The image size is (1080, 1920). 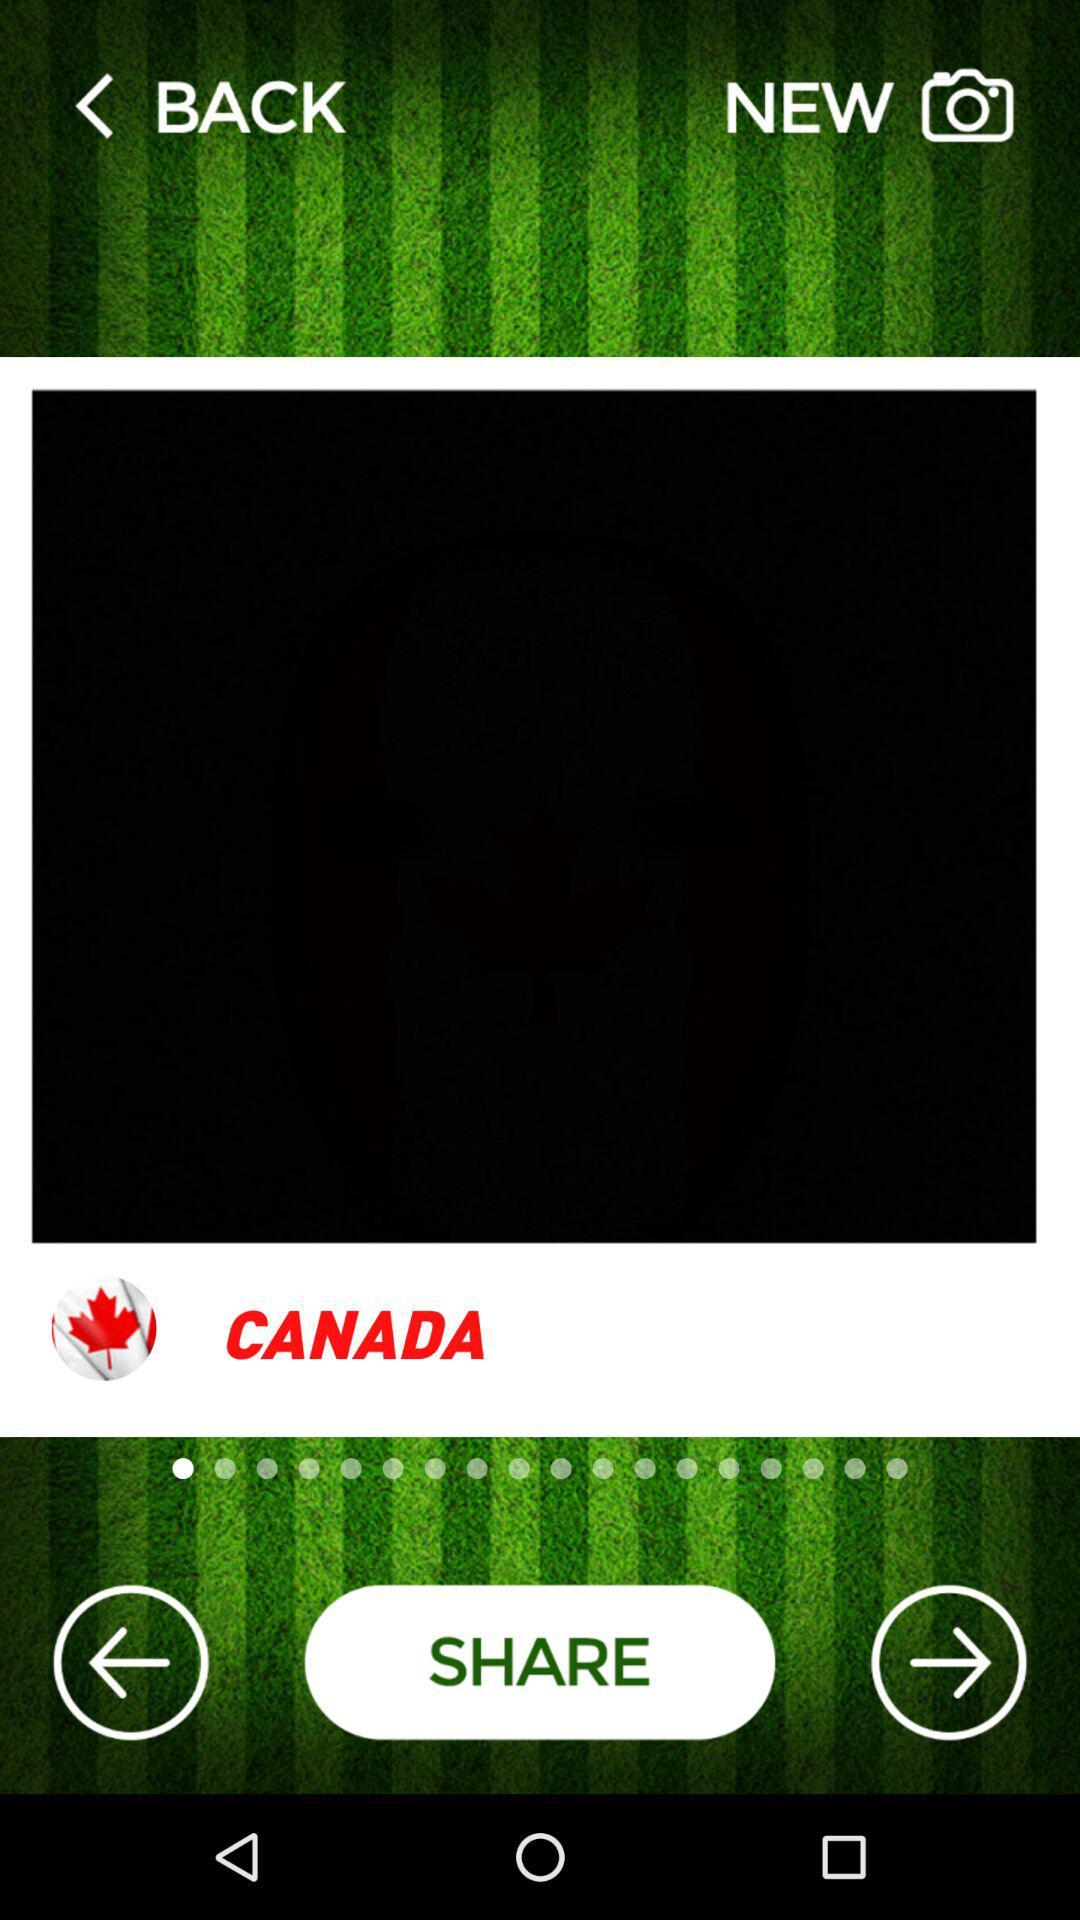 What do you see at coordinates (131, 1662) in the screenshot?
I see `the arrow_backward icon` at bounding box center [131, 1662].